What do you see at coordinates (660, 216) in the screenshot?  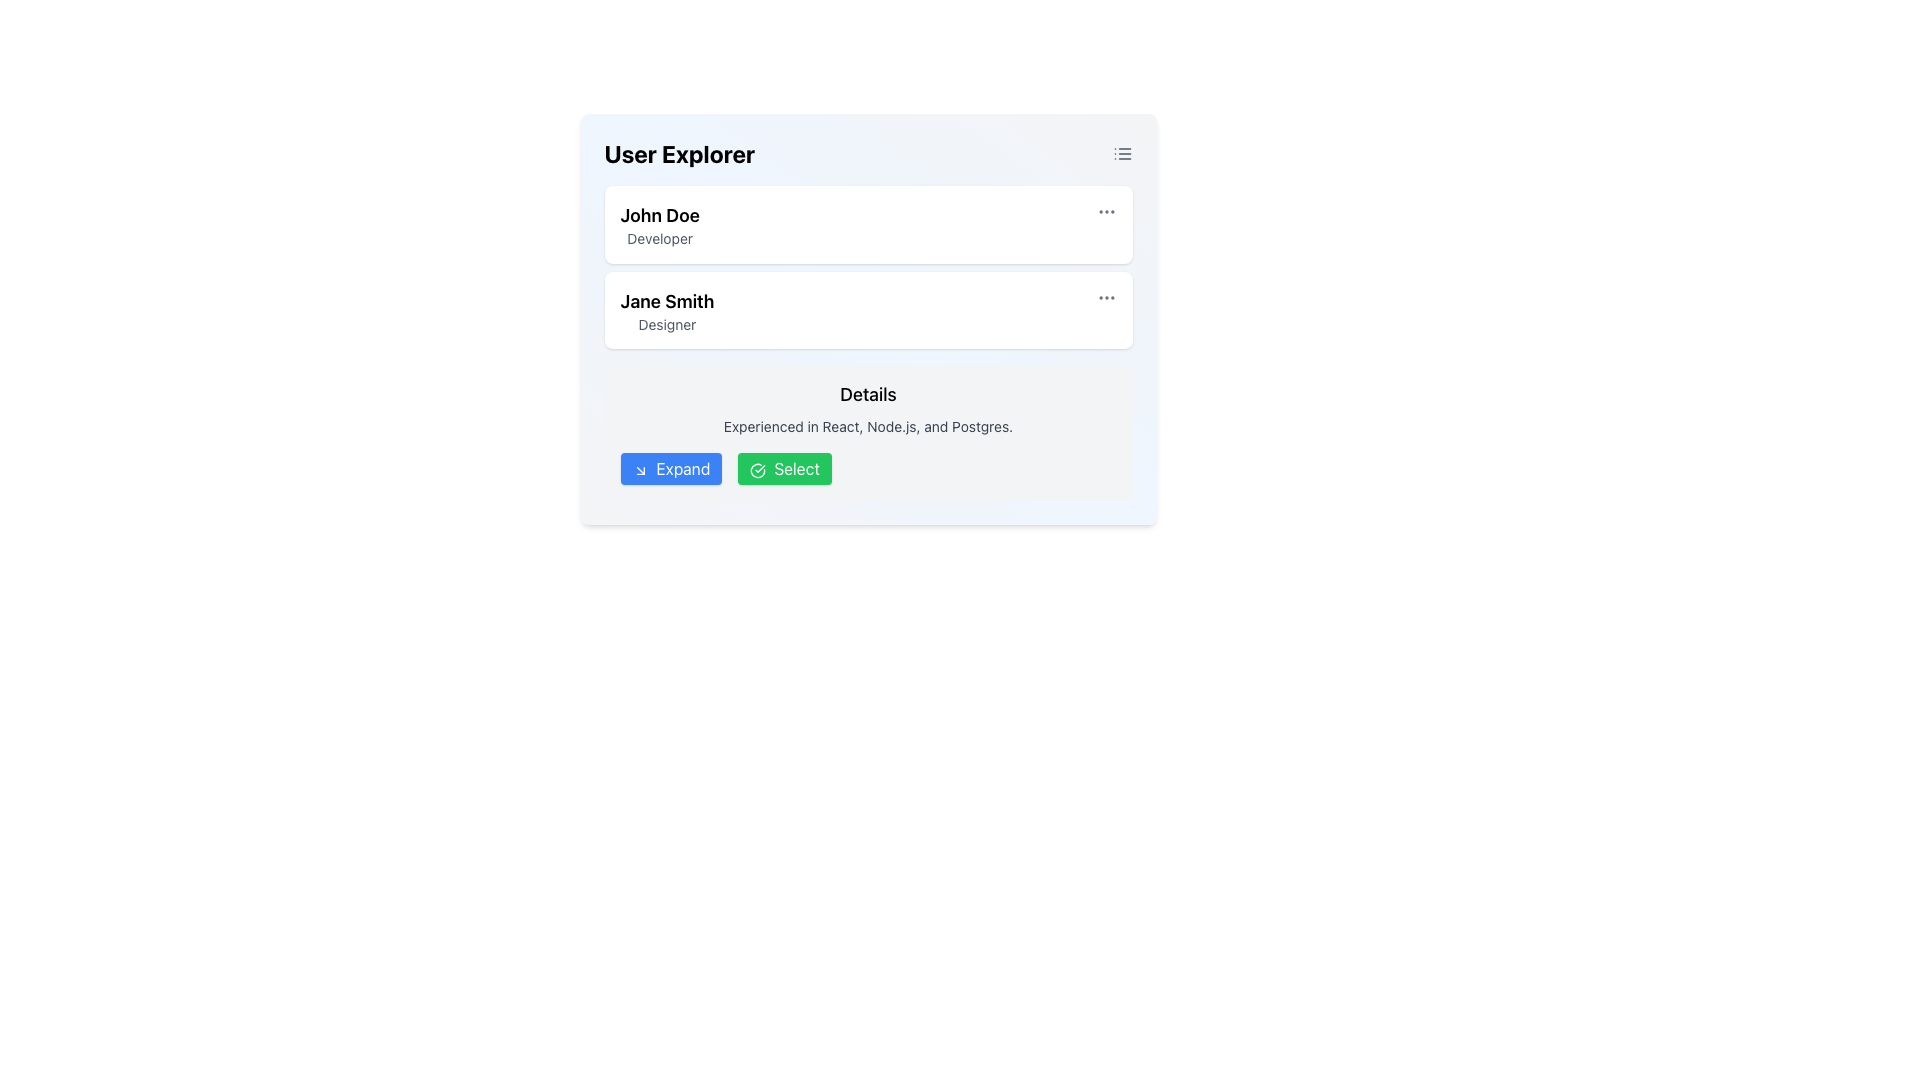 I see `the text label 'John Doe' at the top of the first card` at bounding box center [660, 216].